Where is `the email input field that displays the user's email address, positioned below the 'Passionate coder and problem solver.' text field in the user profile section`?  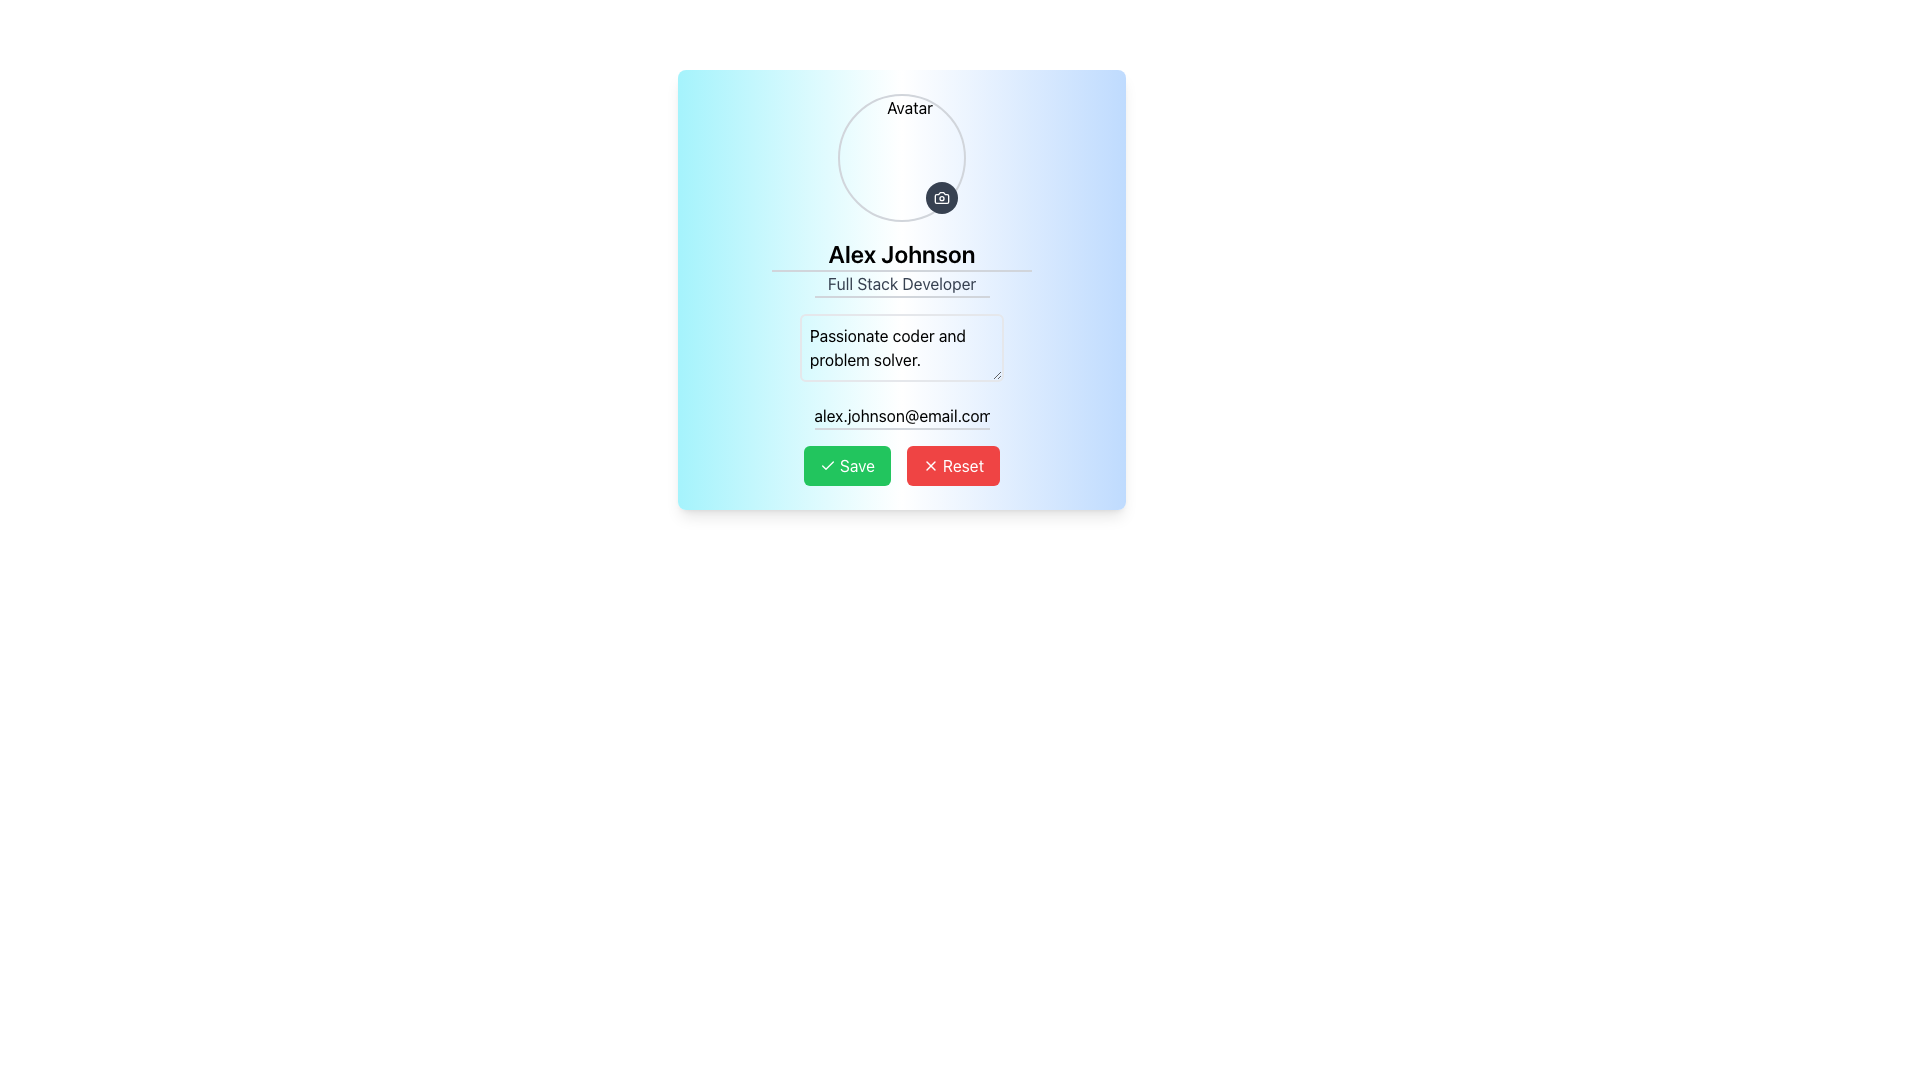 the email input field that displays the user's email address, positioned below the 'Passionate coder and problem solver.' text field in the user profile section is located at coordinates (901, 415).